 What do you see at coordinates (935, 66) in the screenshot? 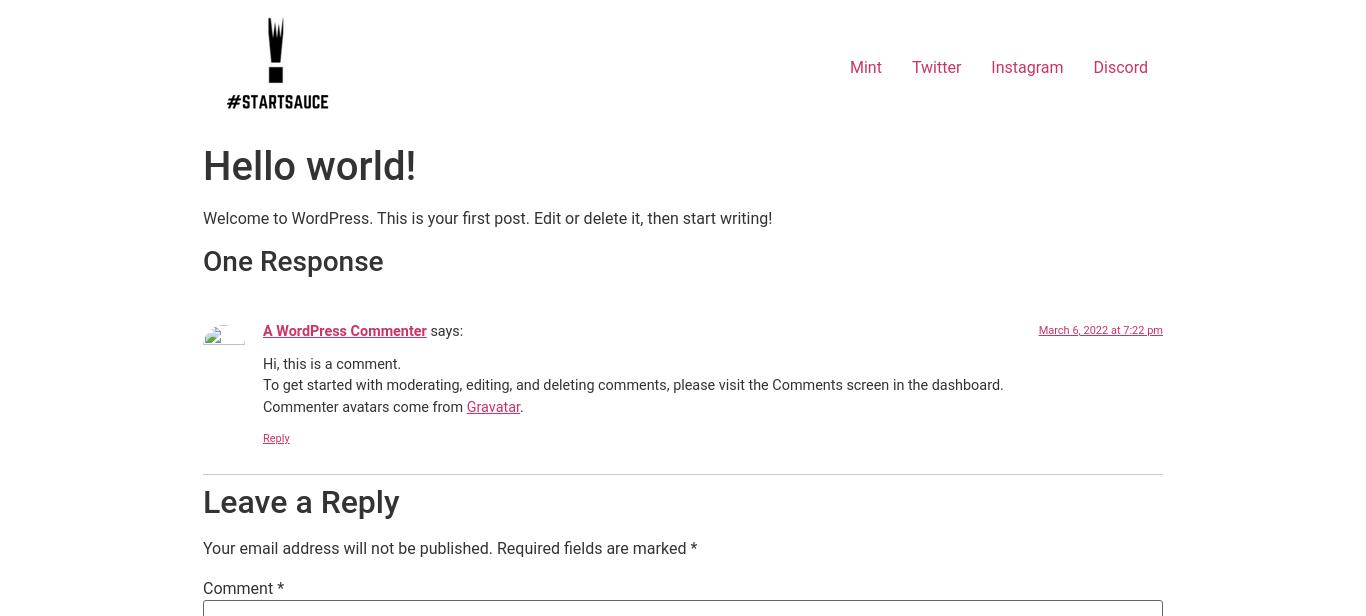
I see `'Twitter'` at bounding box center [935, 66].